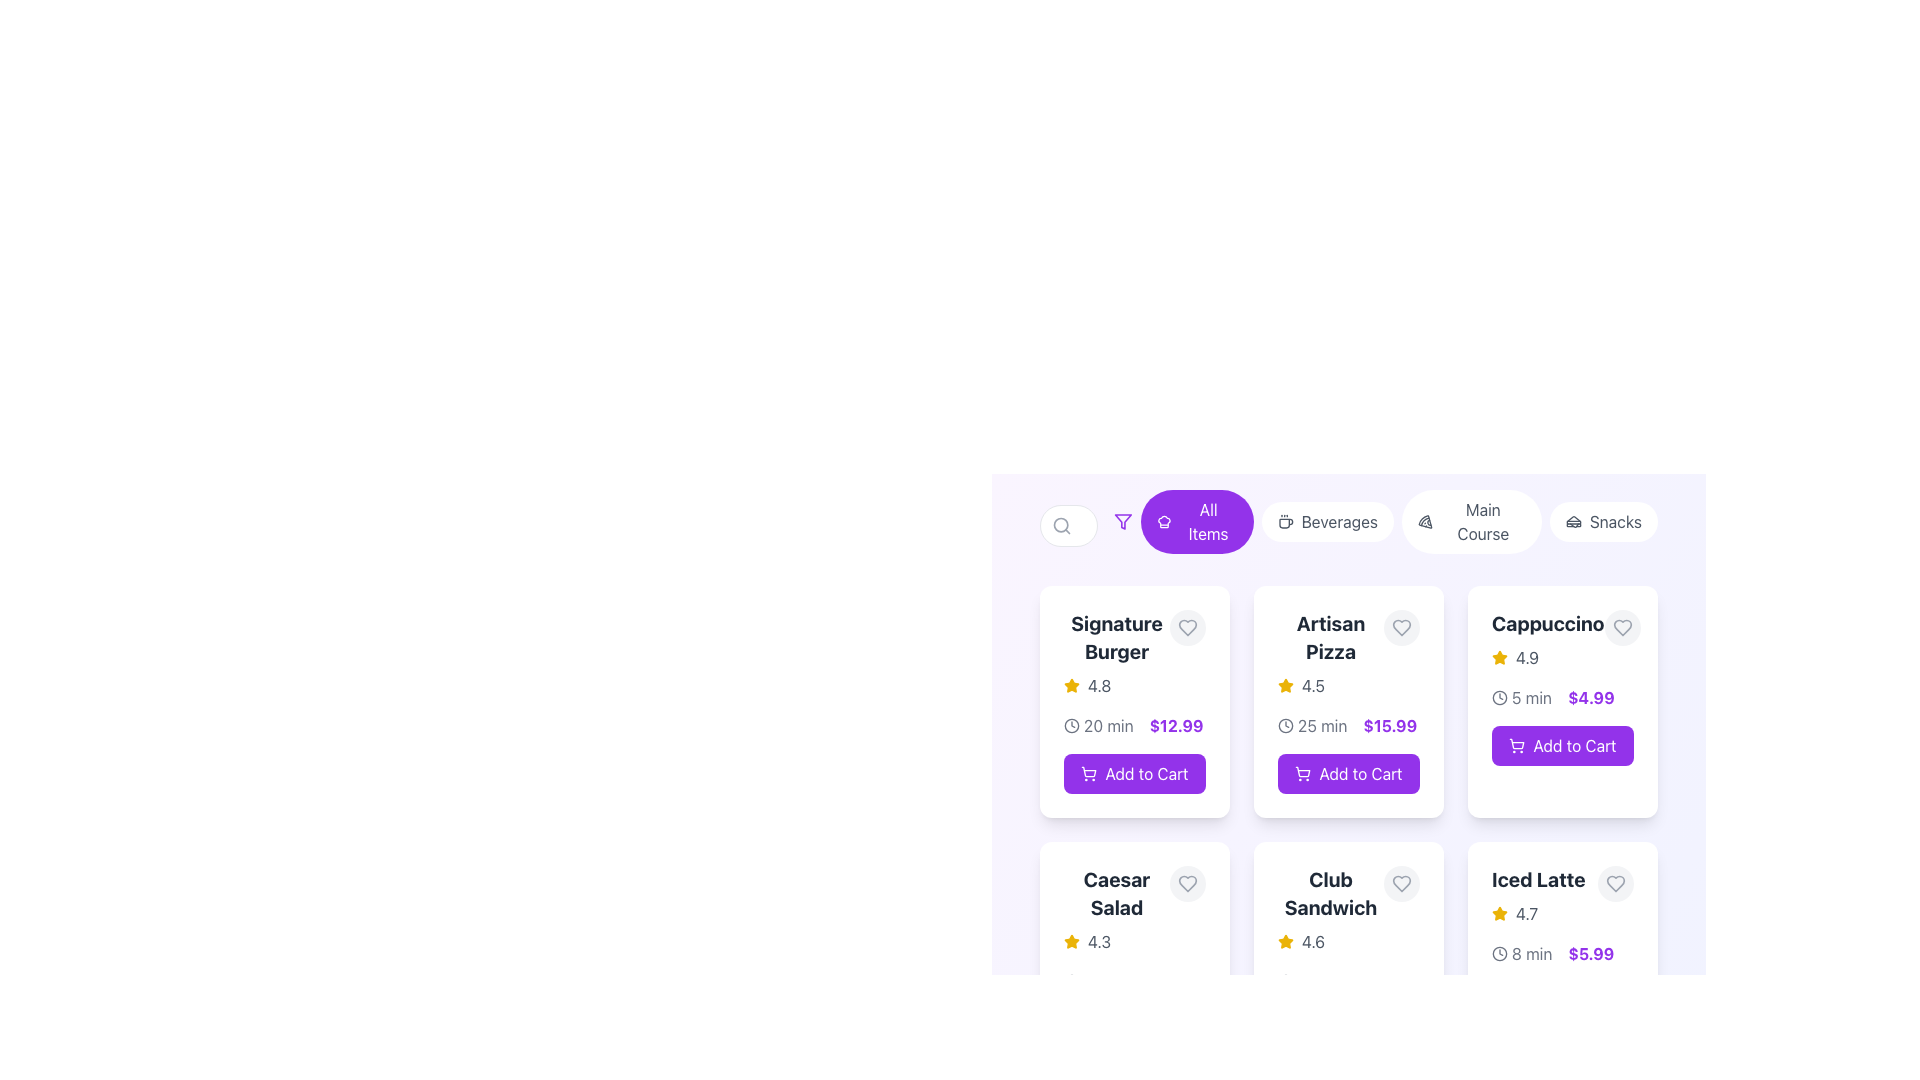 This screenshot has height=1080, width=1920. Describe the element at coordinates (1348, 910) in the screenshot. I see `the 'Club Sandwich' text element which displays the name and rating, located in the second row of the grid structure` at that location.